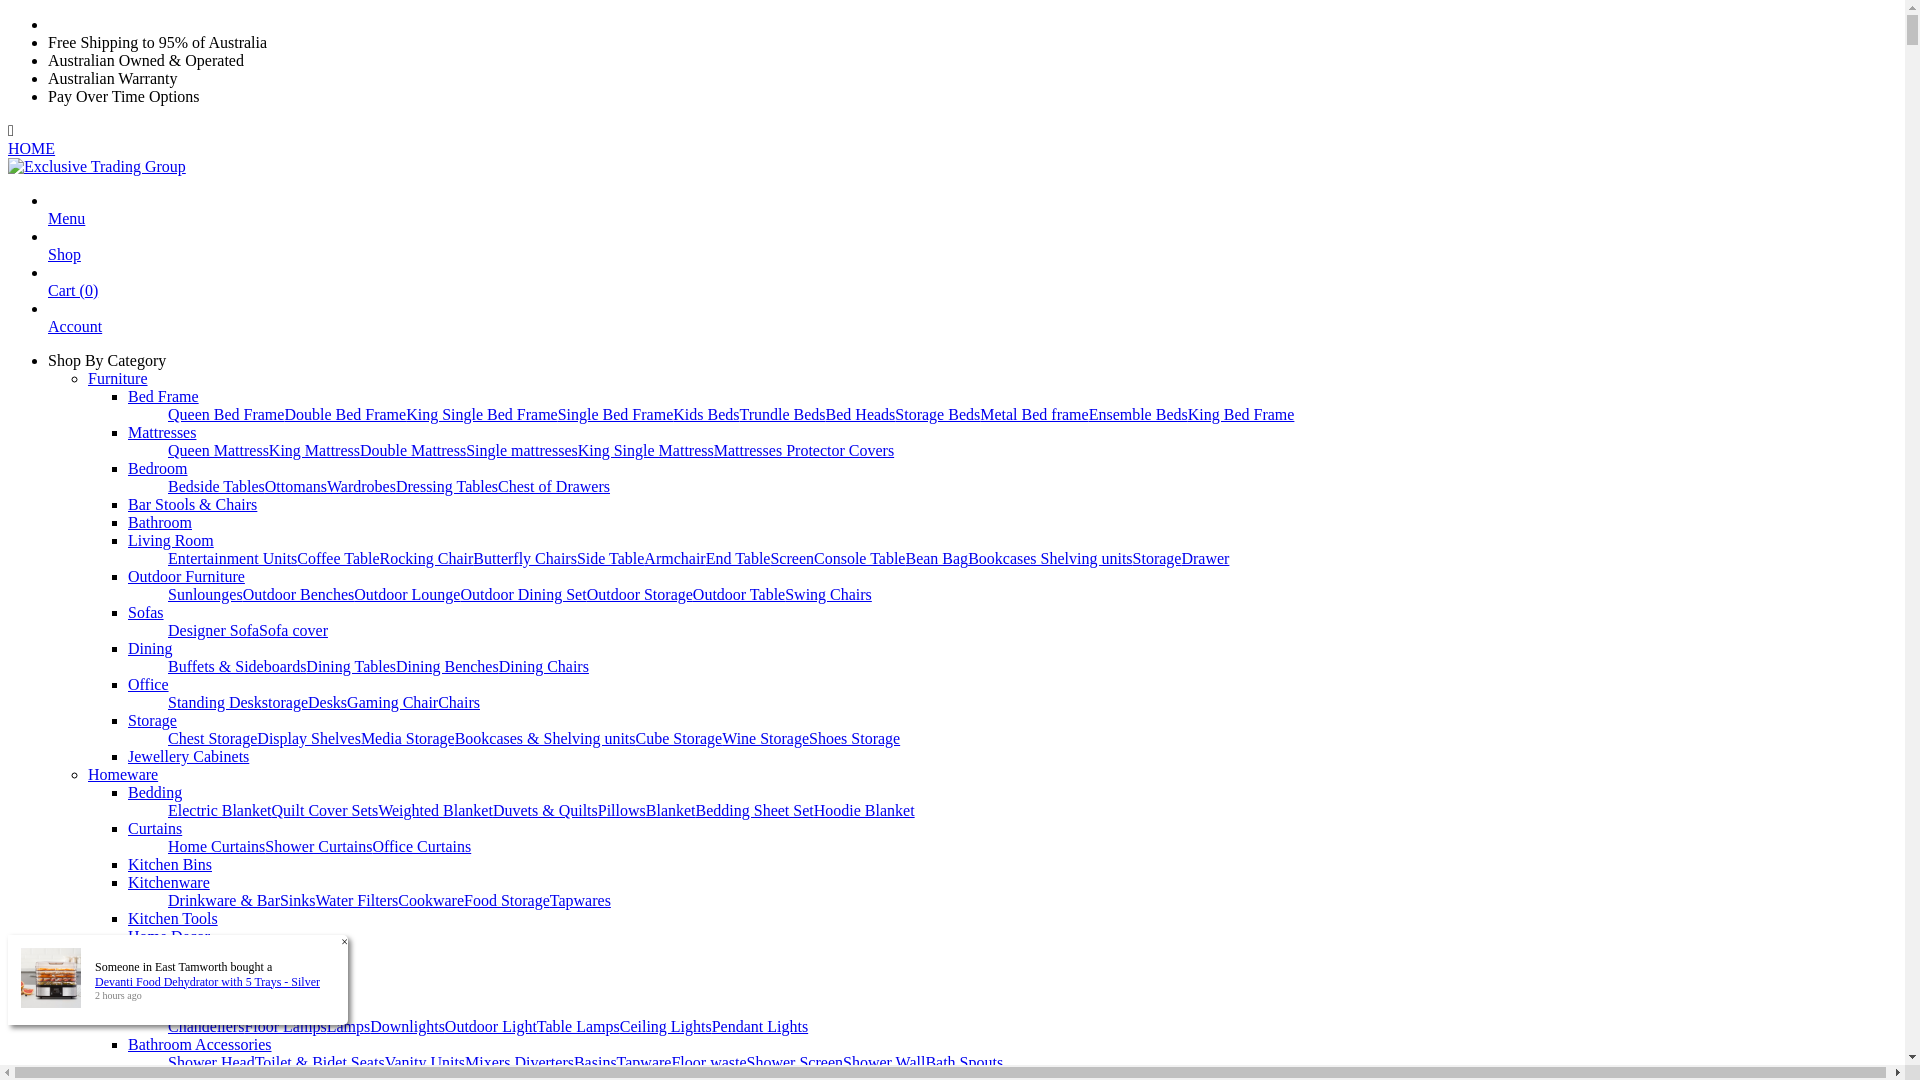 Image resolution: width=1920 pixels, height=1080 pixels. What do you see at coordinates (424, 1061) in the screenshot?
I see `'Vanity Units'` at bounding box center [424, 1061].